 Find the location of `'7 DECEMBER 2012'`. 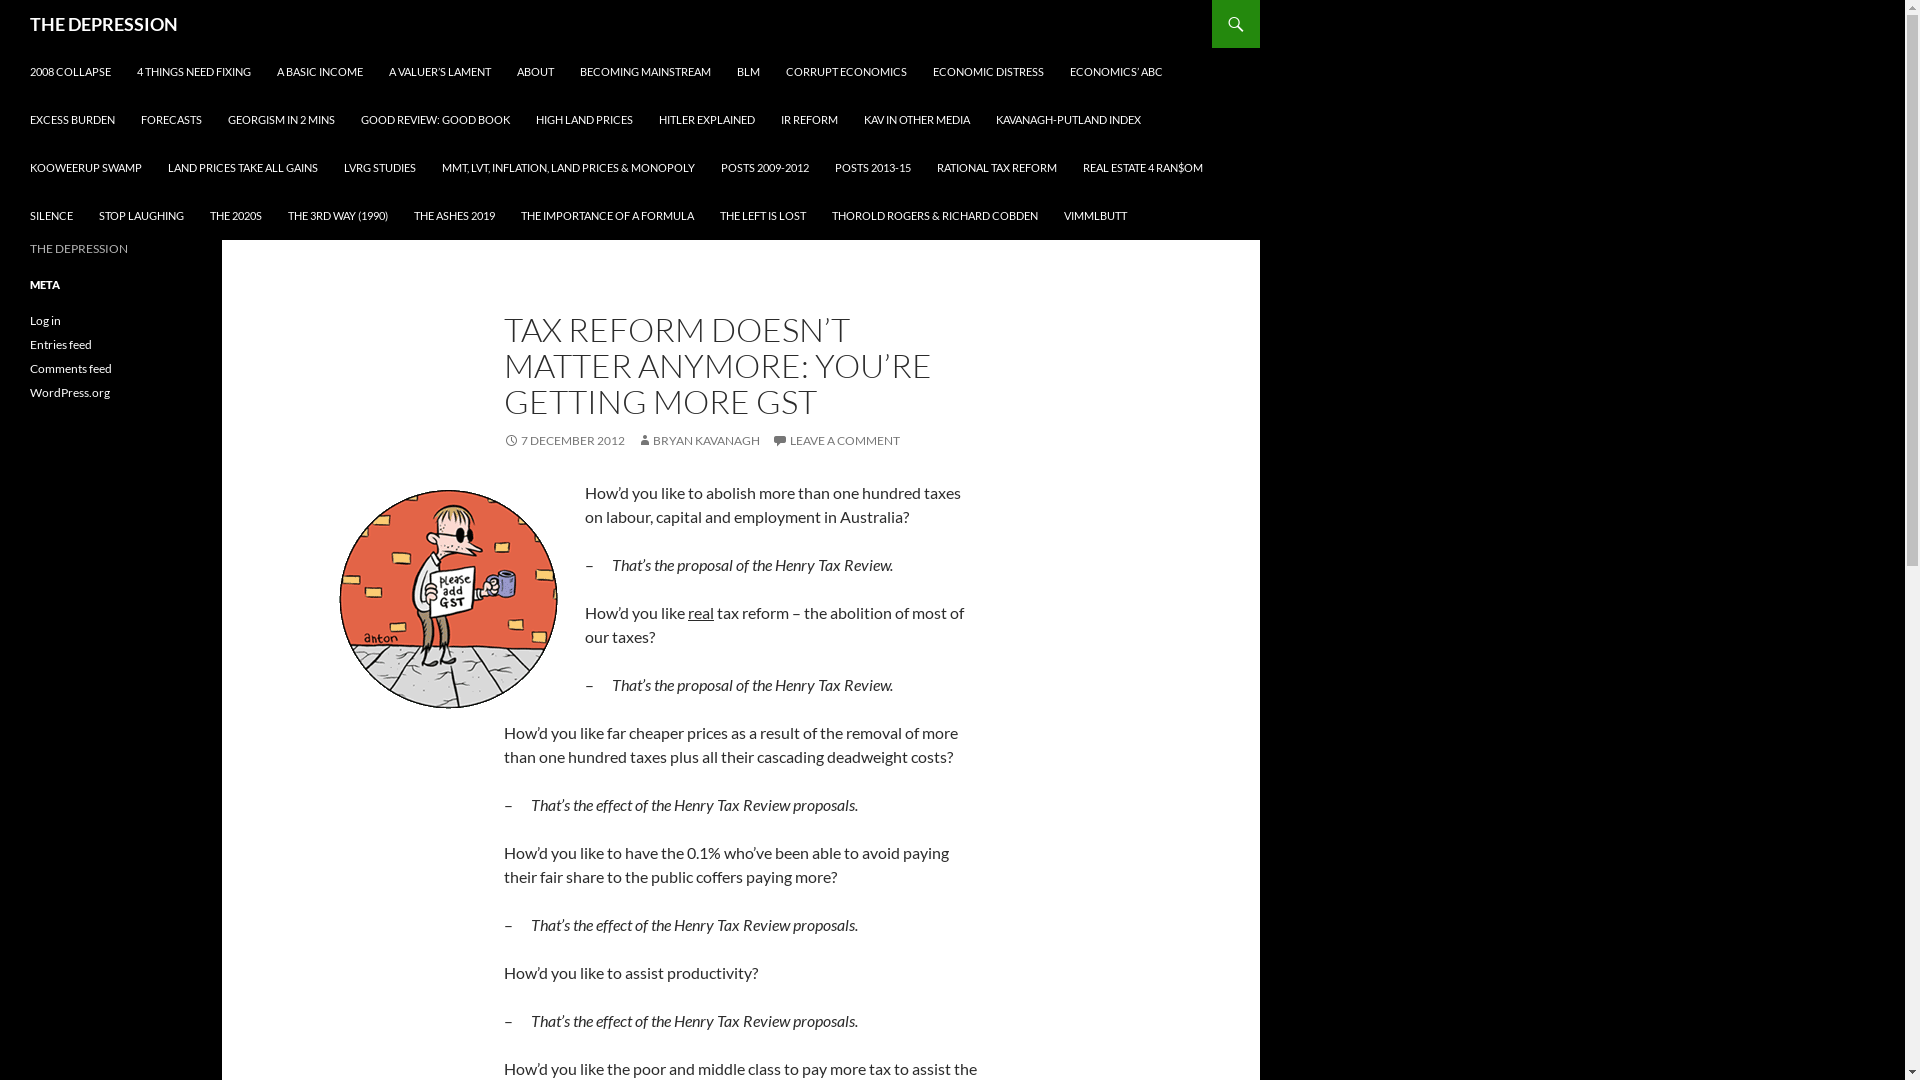

'7 DECEMBER 2012' is located at coordinates (563, 439).